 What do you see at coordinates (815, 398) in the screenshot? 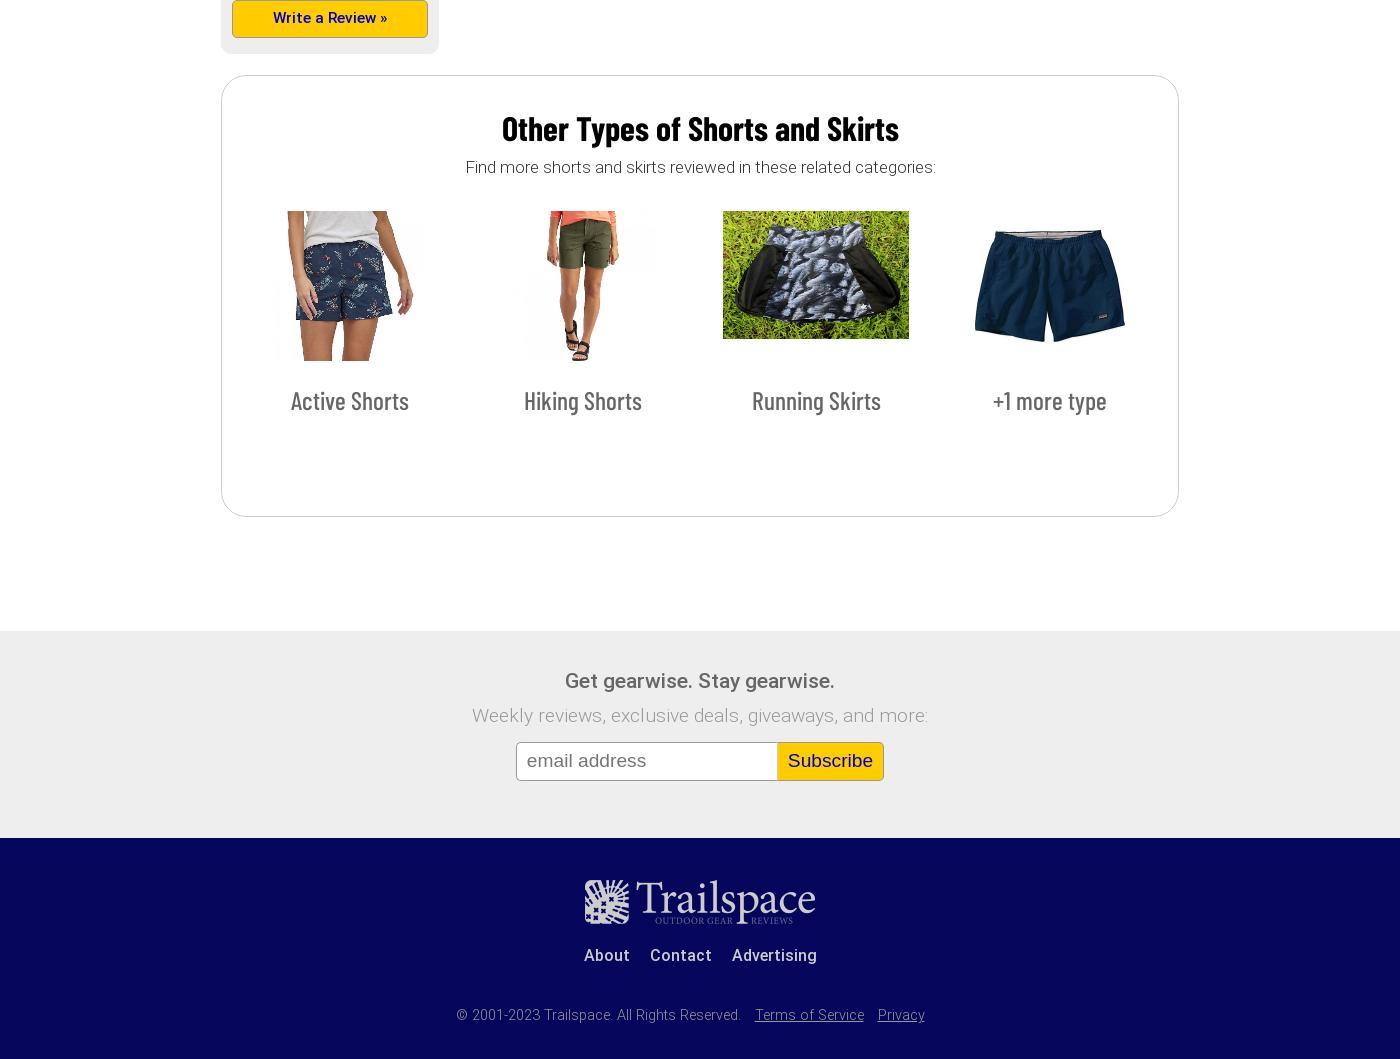
I see `'Running Skirts'` at bounding box center [815, 398].